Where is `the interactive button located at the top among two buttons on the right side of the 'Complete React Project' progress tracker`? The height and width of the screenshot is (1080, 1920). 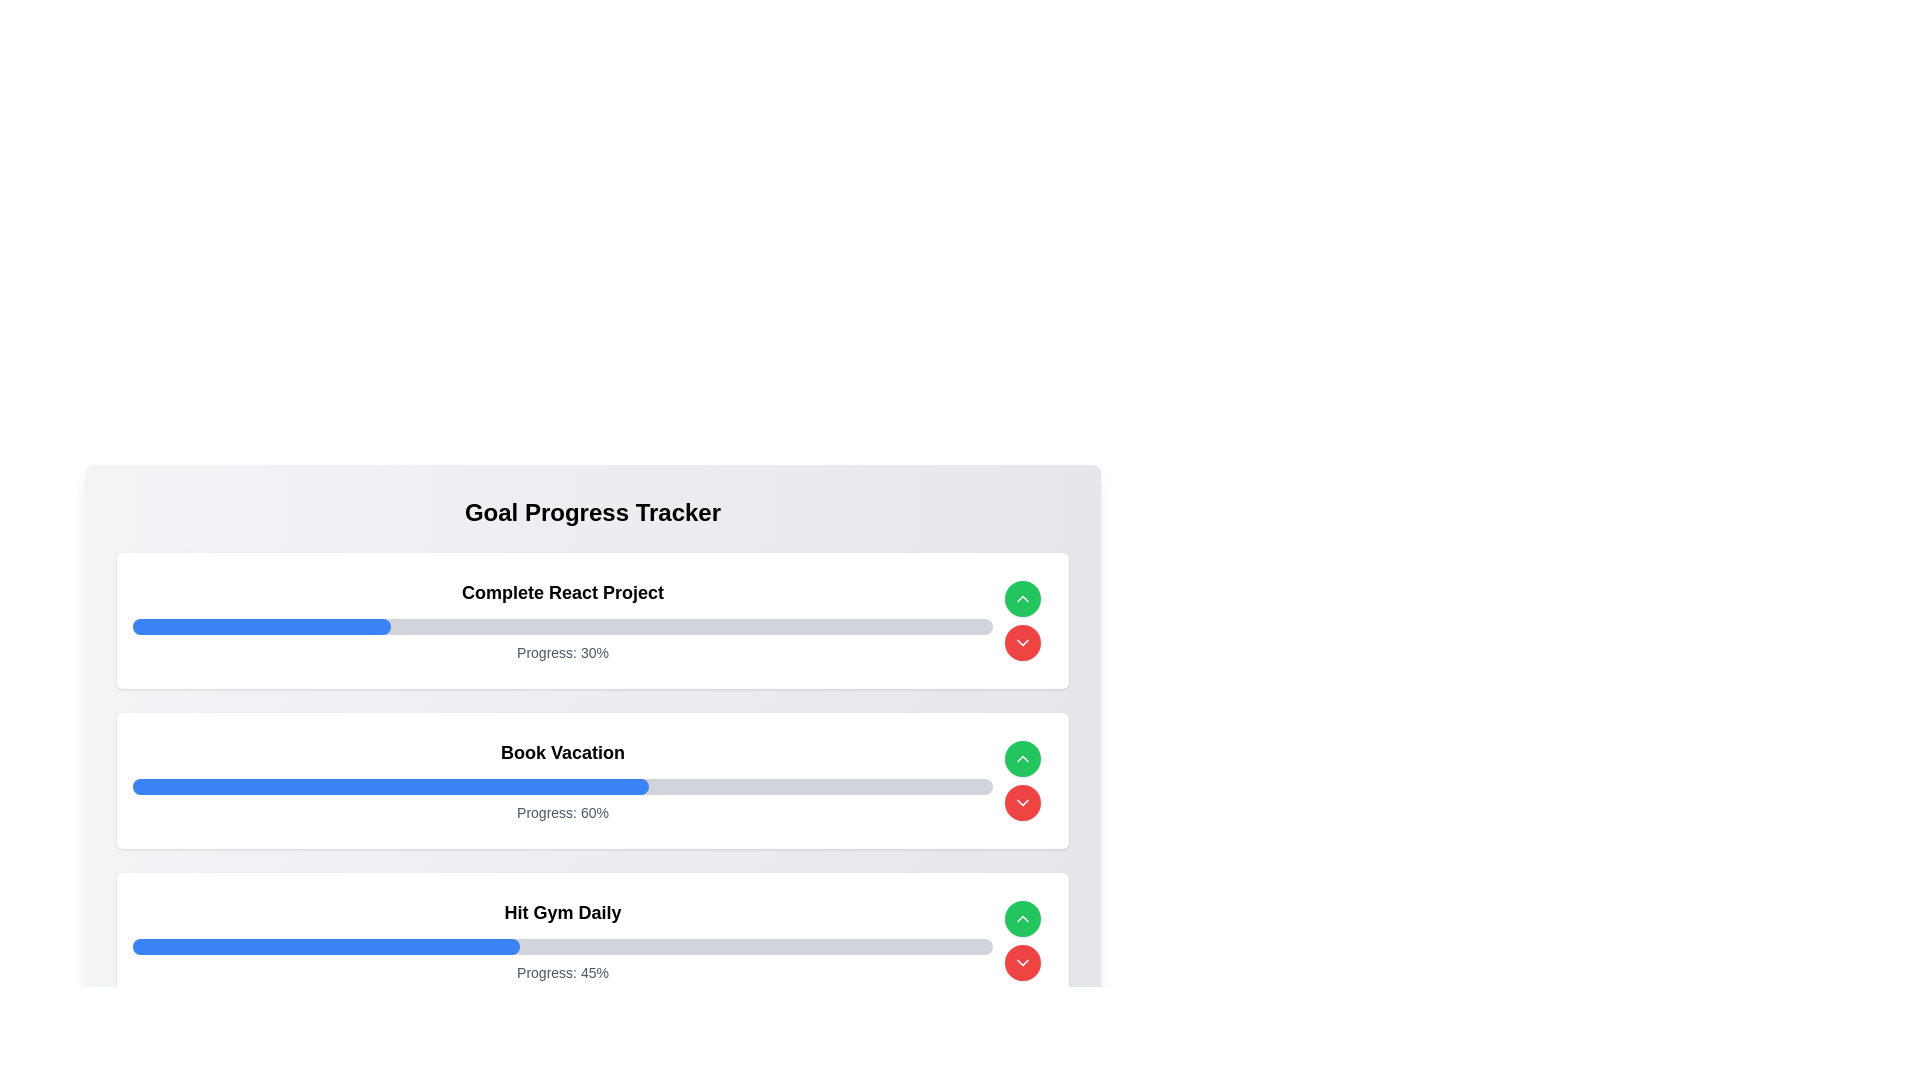
the interactive button located at the top among two buttons on the right side of the 'Complete React Project' progress tracker is located at coordinates (1022, 597).